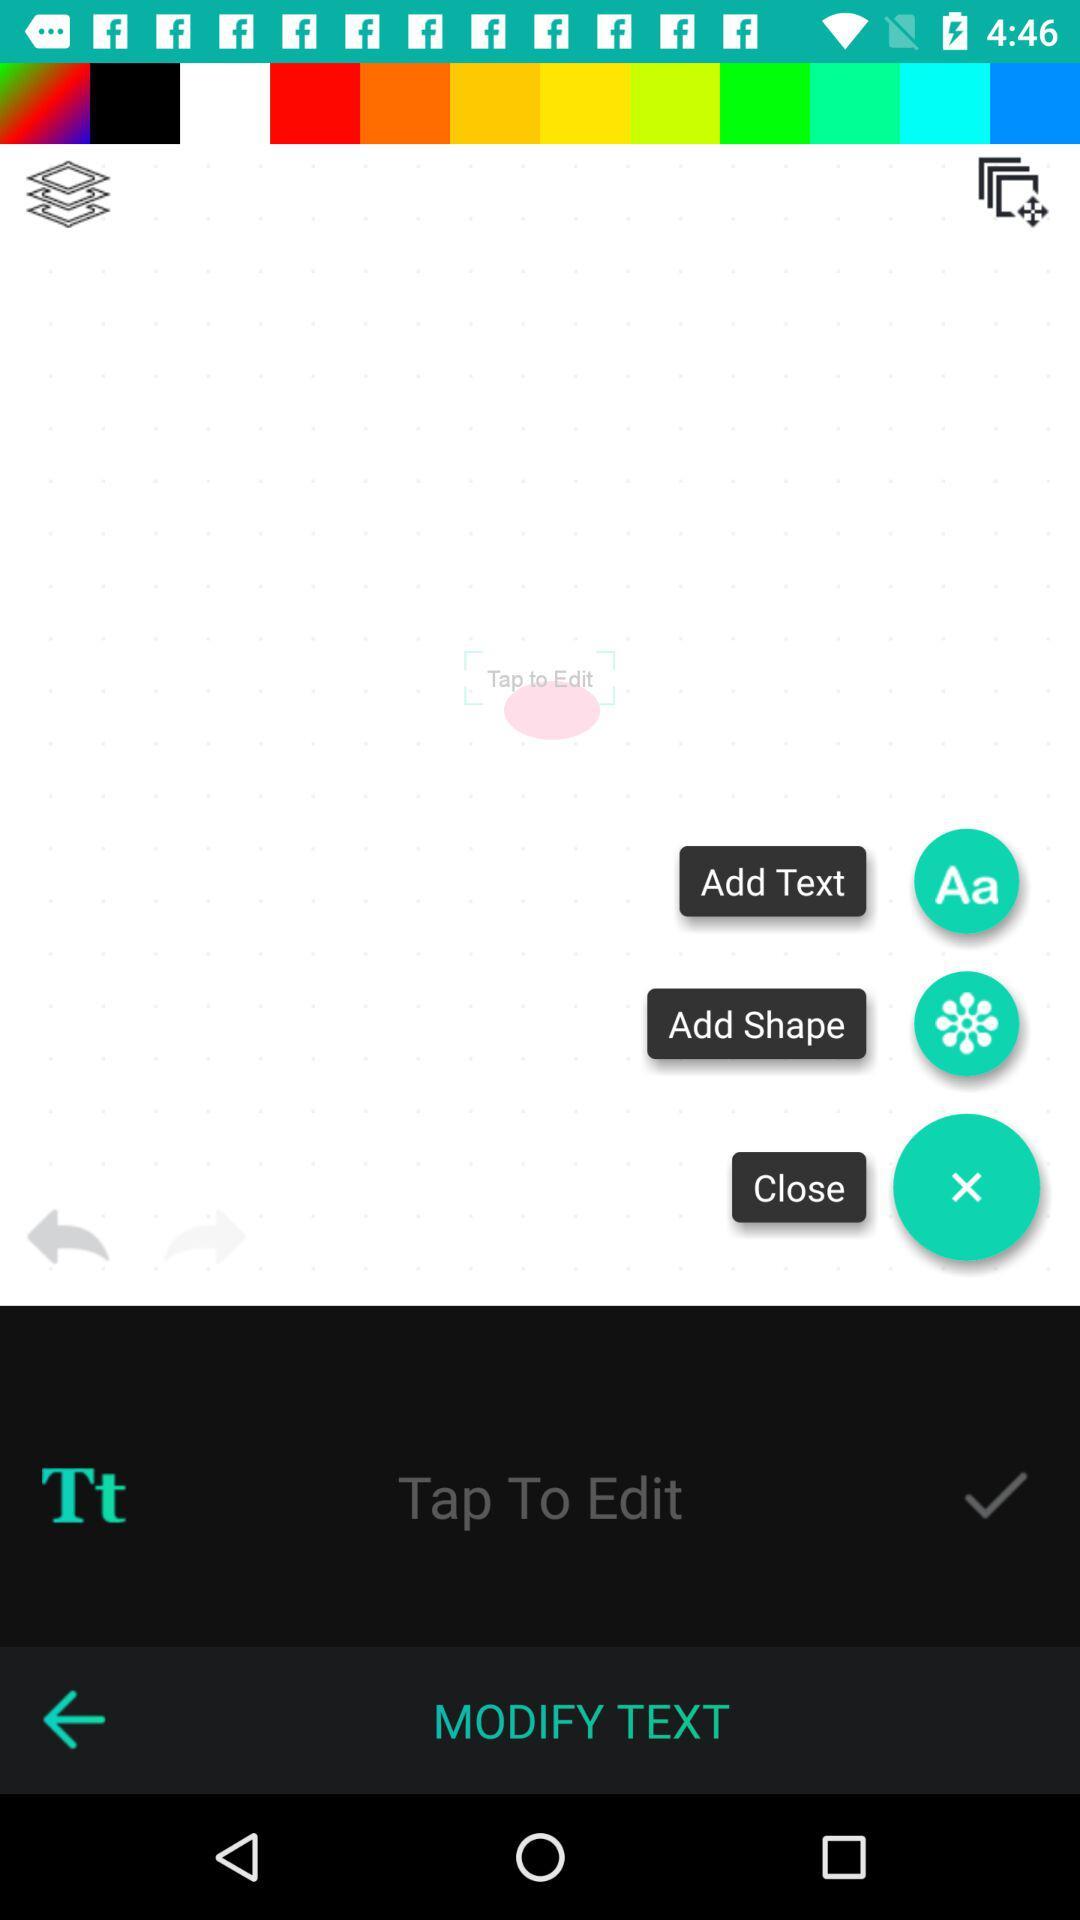 Image resolution: width=1080 pixels, height=1920 pixels. Describe the element at coordinates (1013, 192) in the screenshot. I see `open multiple windows` at that location.